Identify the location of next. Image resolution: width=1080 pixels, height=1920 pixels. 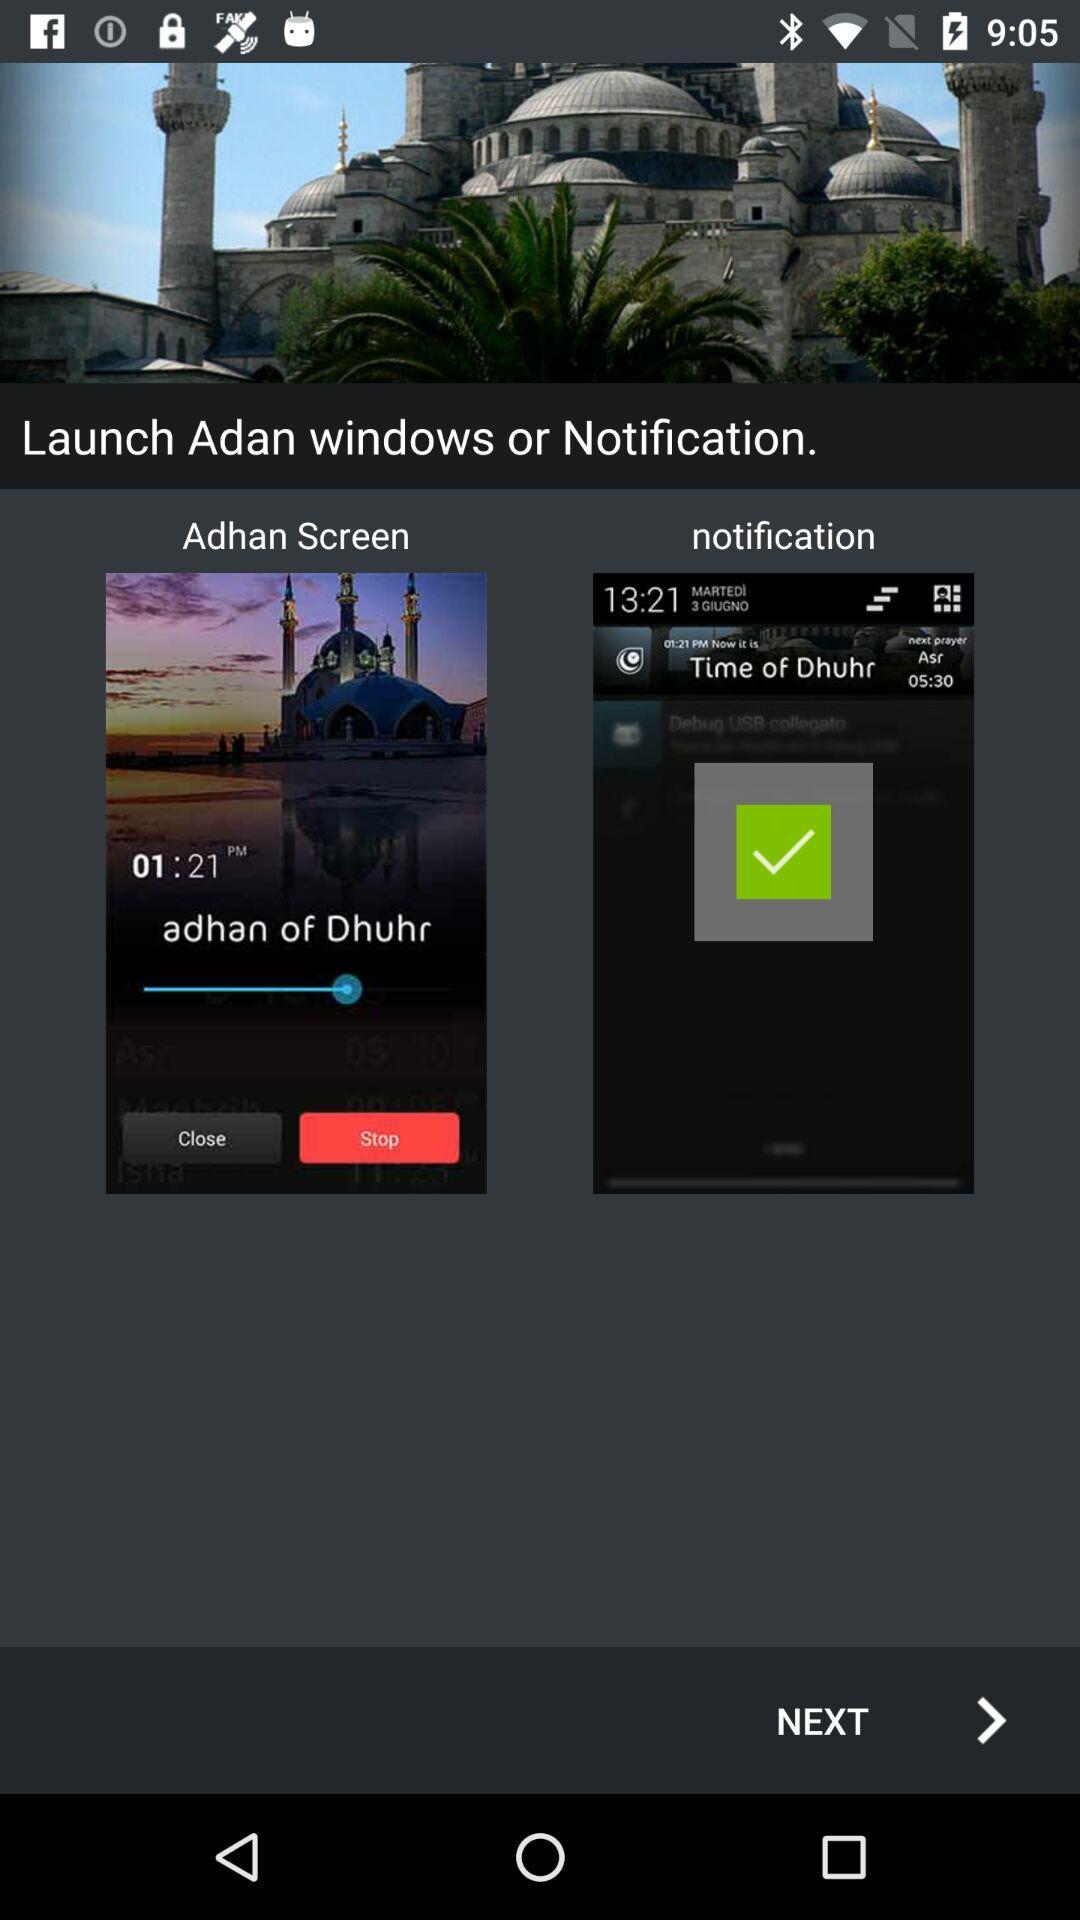
(869, 1719).